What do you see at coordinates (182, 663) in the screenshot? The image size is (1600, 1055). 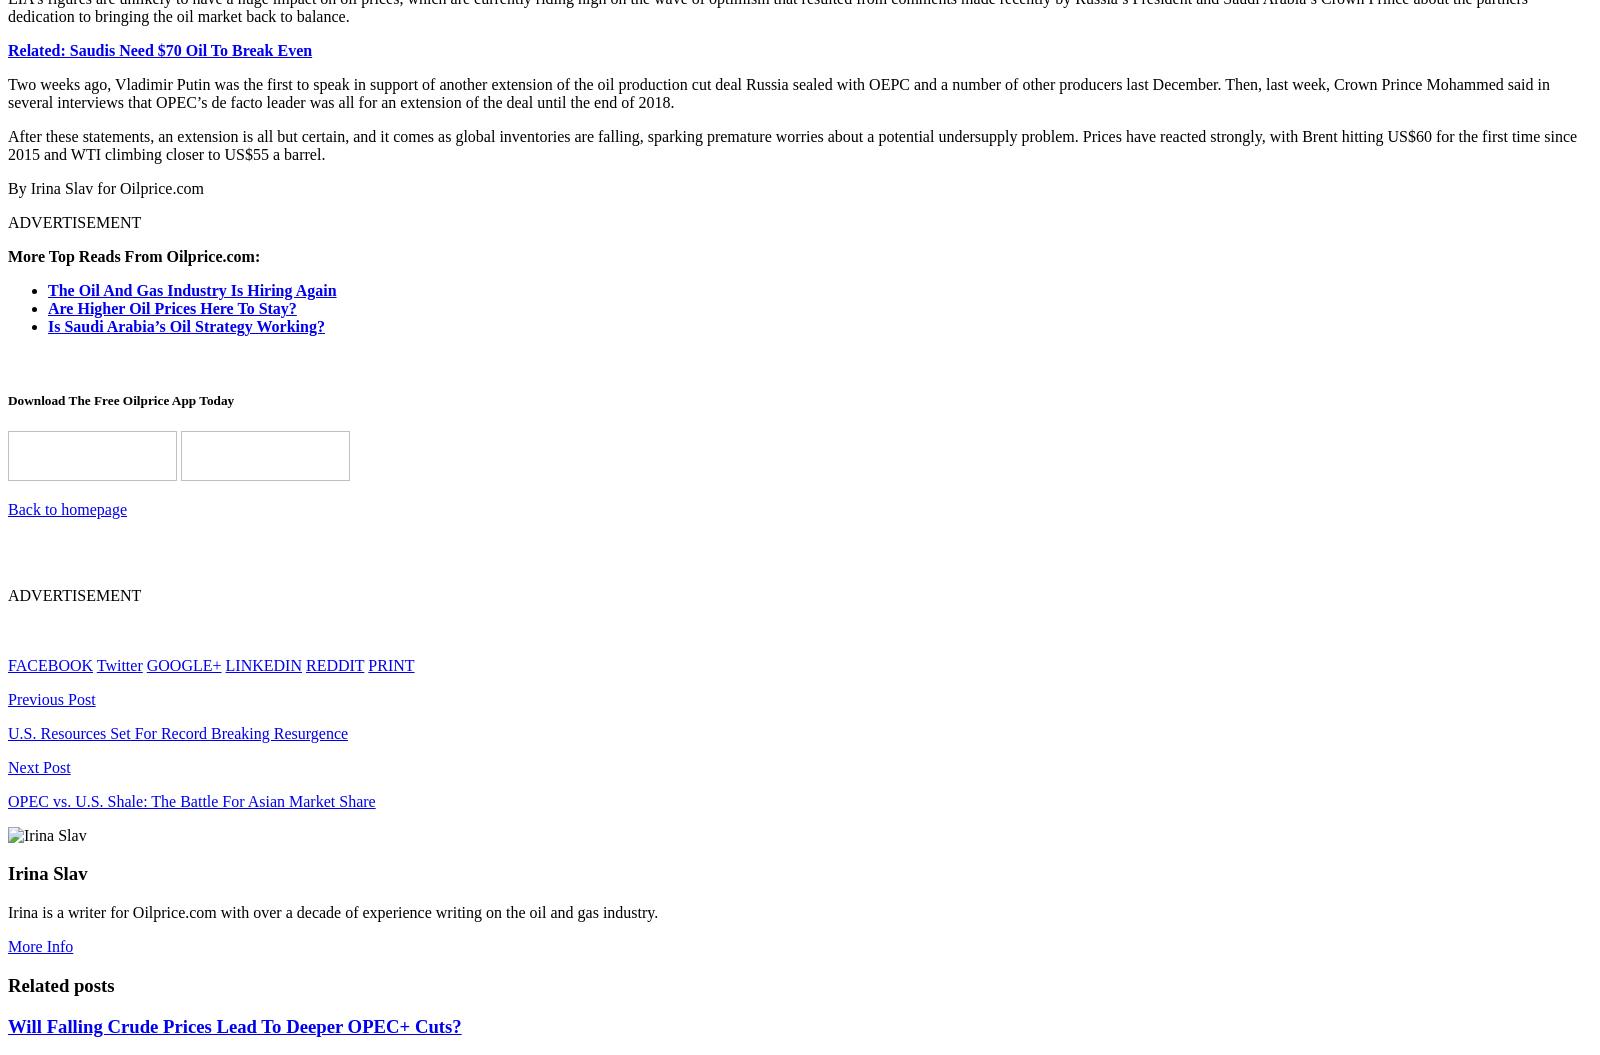 I see `'GOOGLE+'` at bounding box center [182, 663].